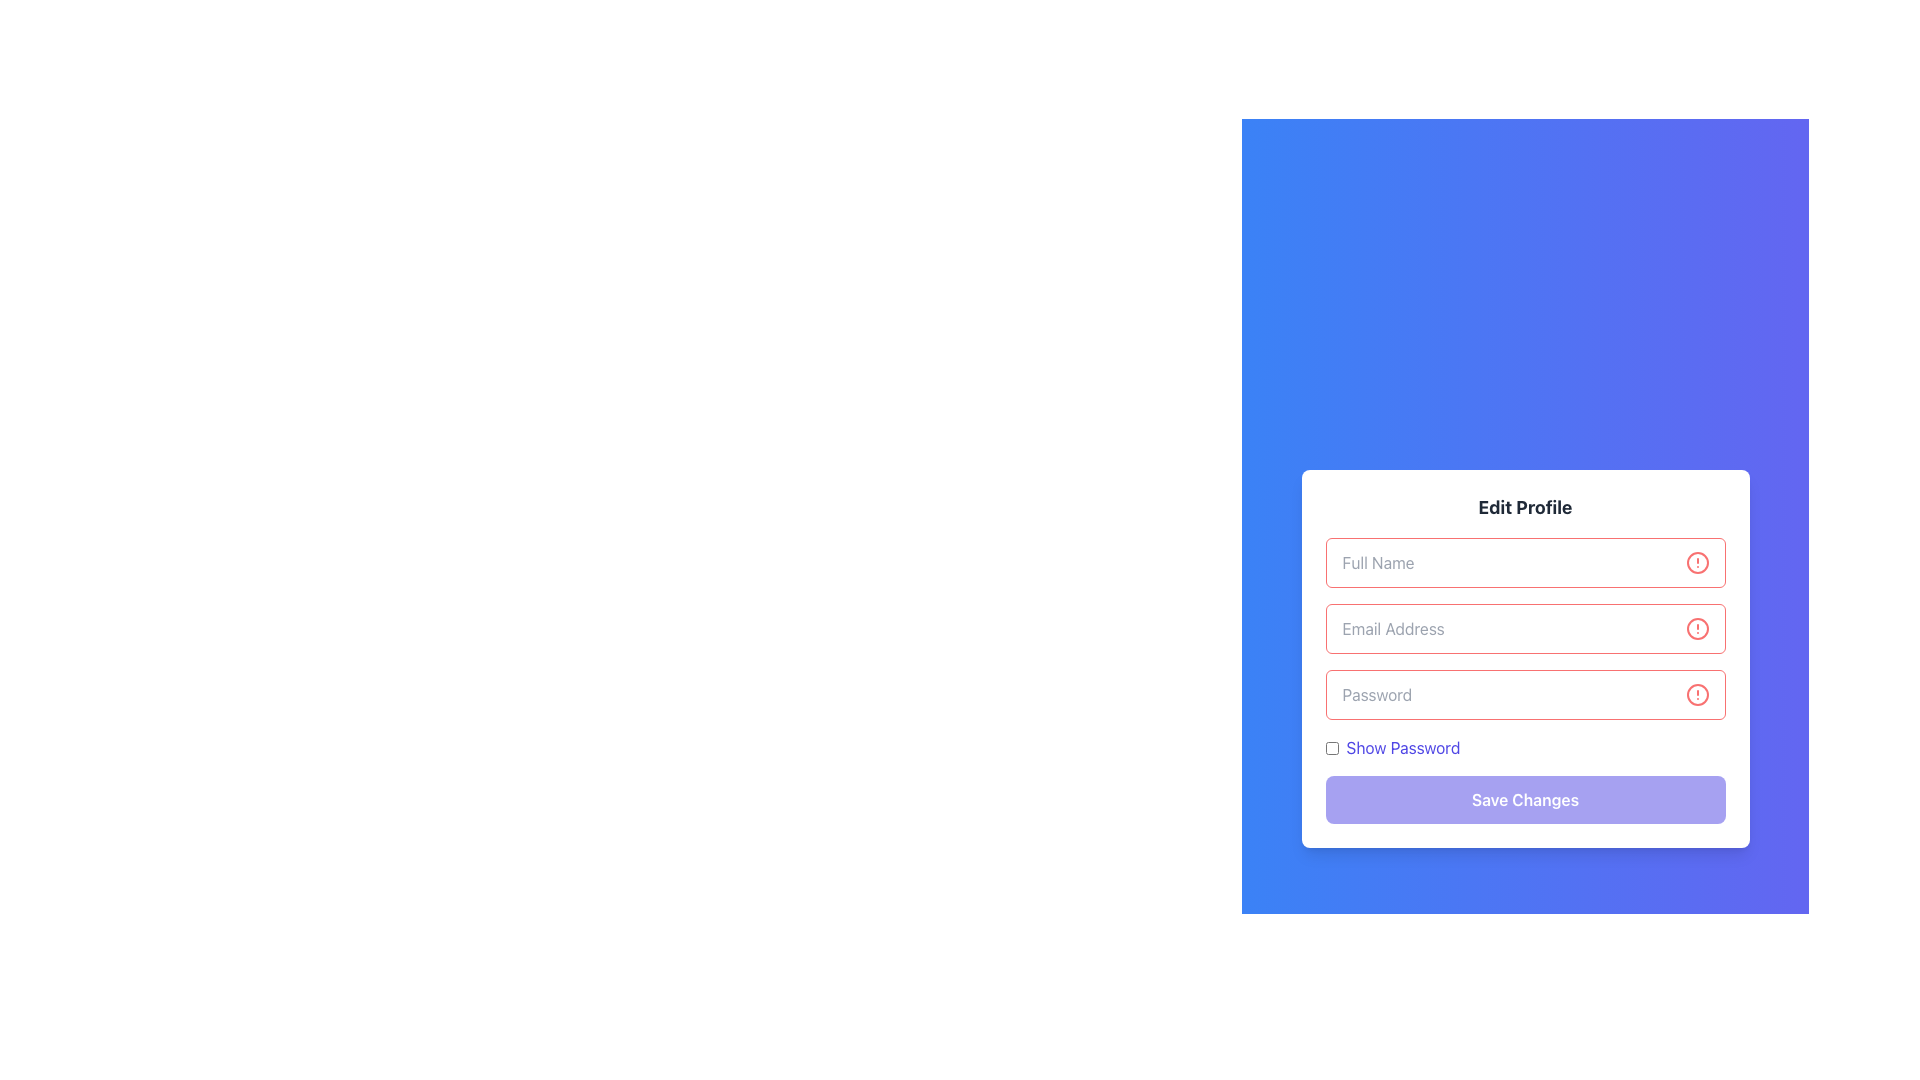  I want to click on the submit button located at the bottom of the form layout, so click(1524, 798).